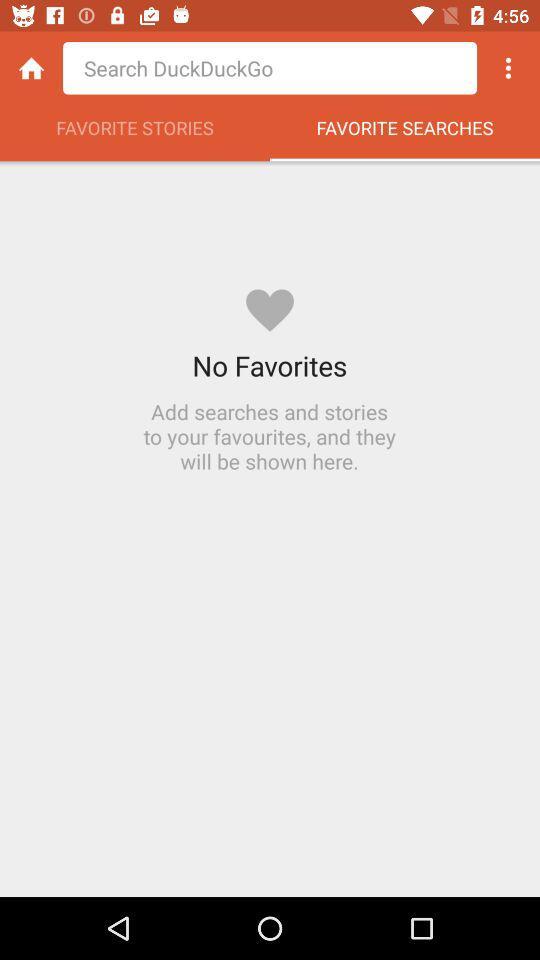 The width and height of the screenshot is (540, 960). I want to click on home page, so click(30, 68).